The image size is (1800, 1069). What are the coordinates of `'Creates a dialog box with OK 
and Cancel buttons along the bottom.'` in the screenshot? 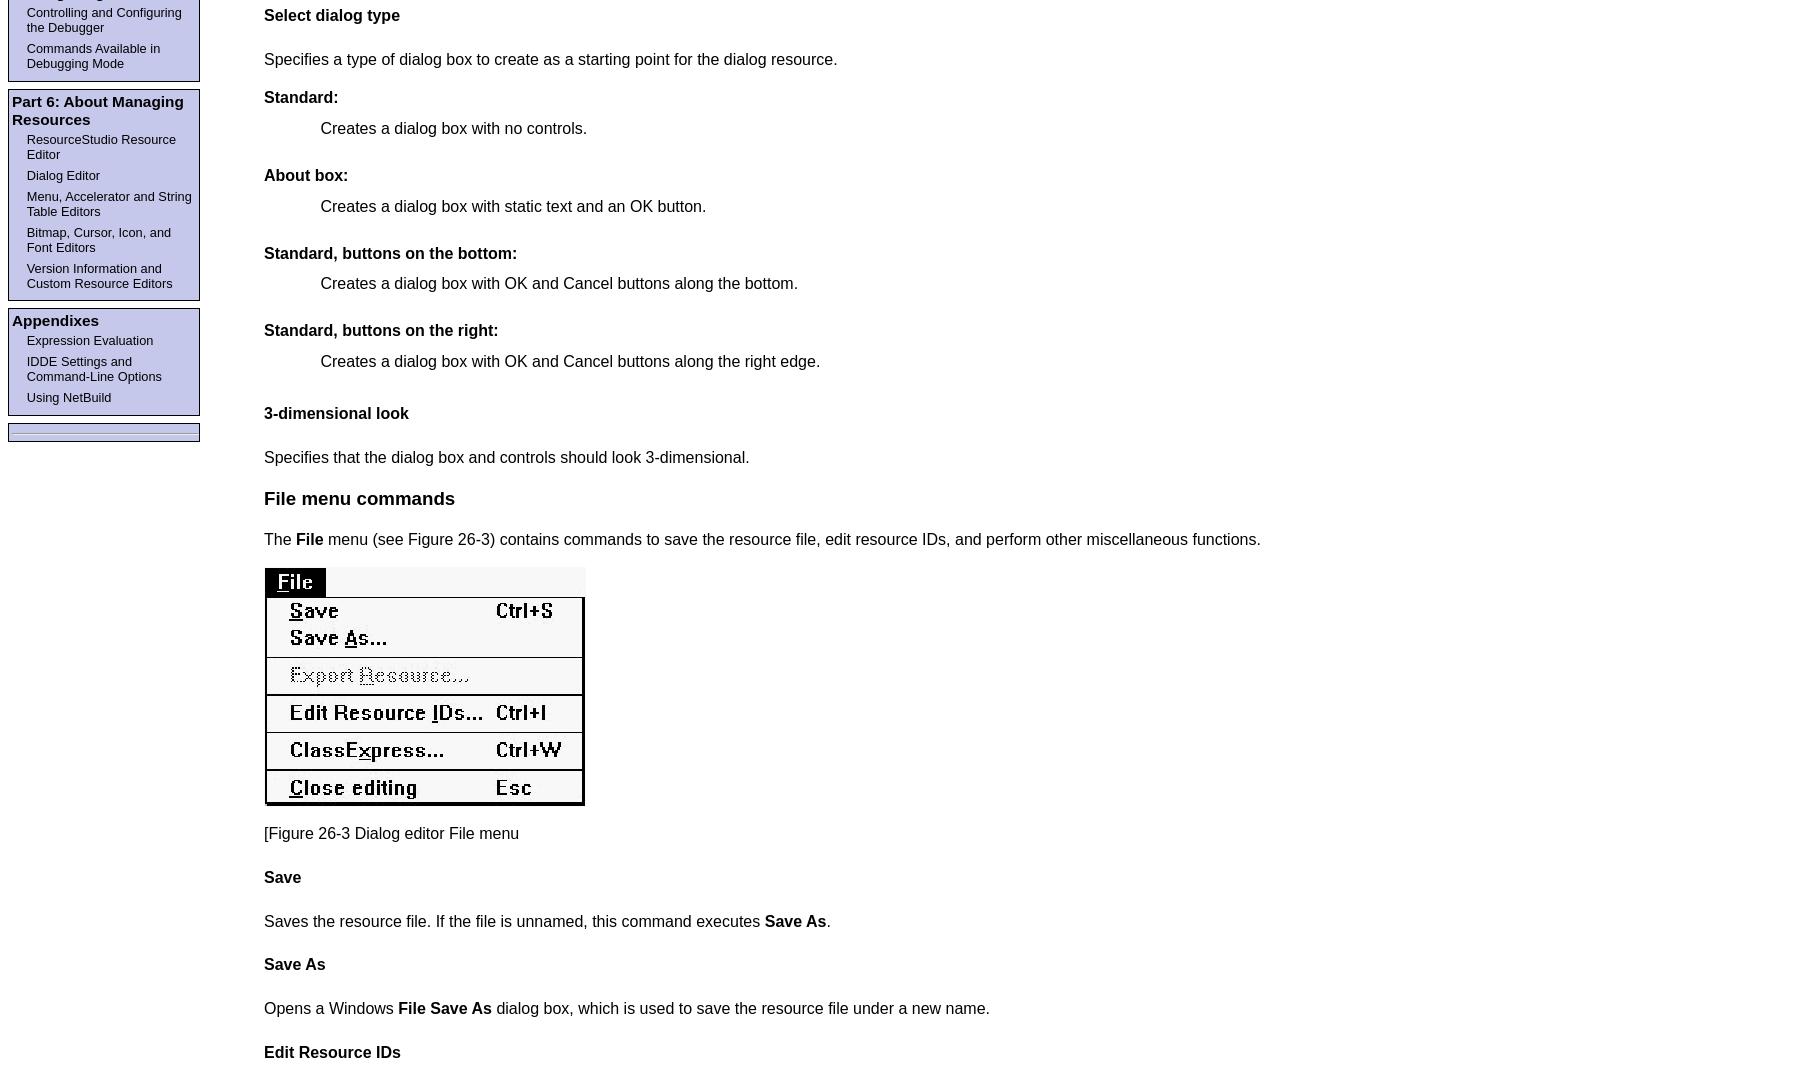 It's located at (319, 282).